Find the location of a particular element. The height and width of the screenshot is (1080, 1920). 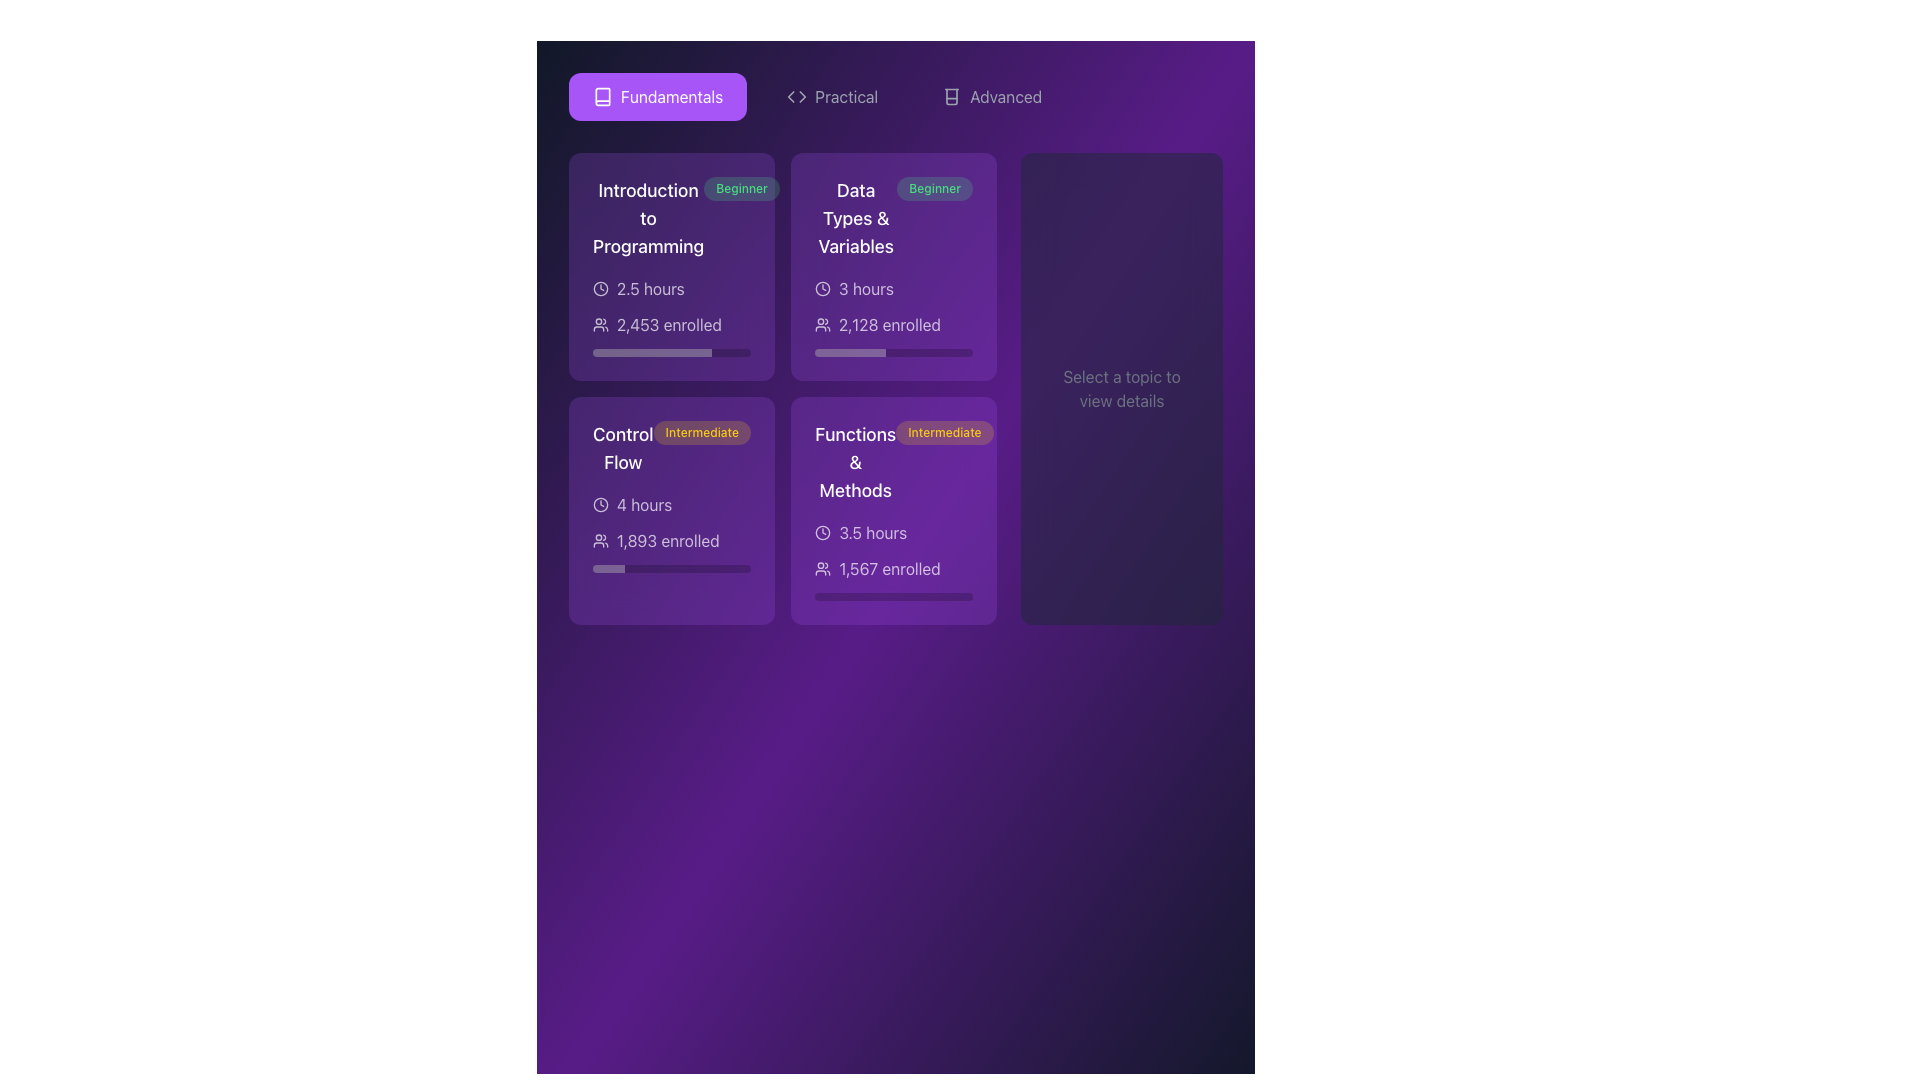

the Horizontal Progress Bar located at the bottom of the 'Functions & Methods' card, which is the fourth card in a grid layout is located at coordinates (892, 596).